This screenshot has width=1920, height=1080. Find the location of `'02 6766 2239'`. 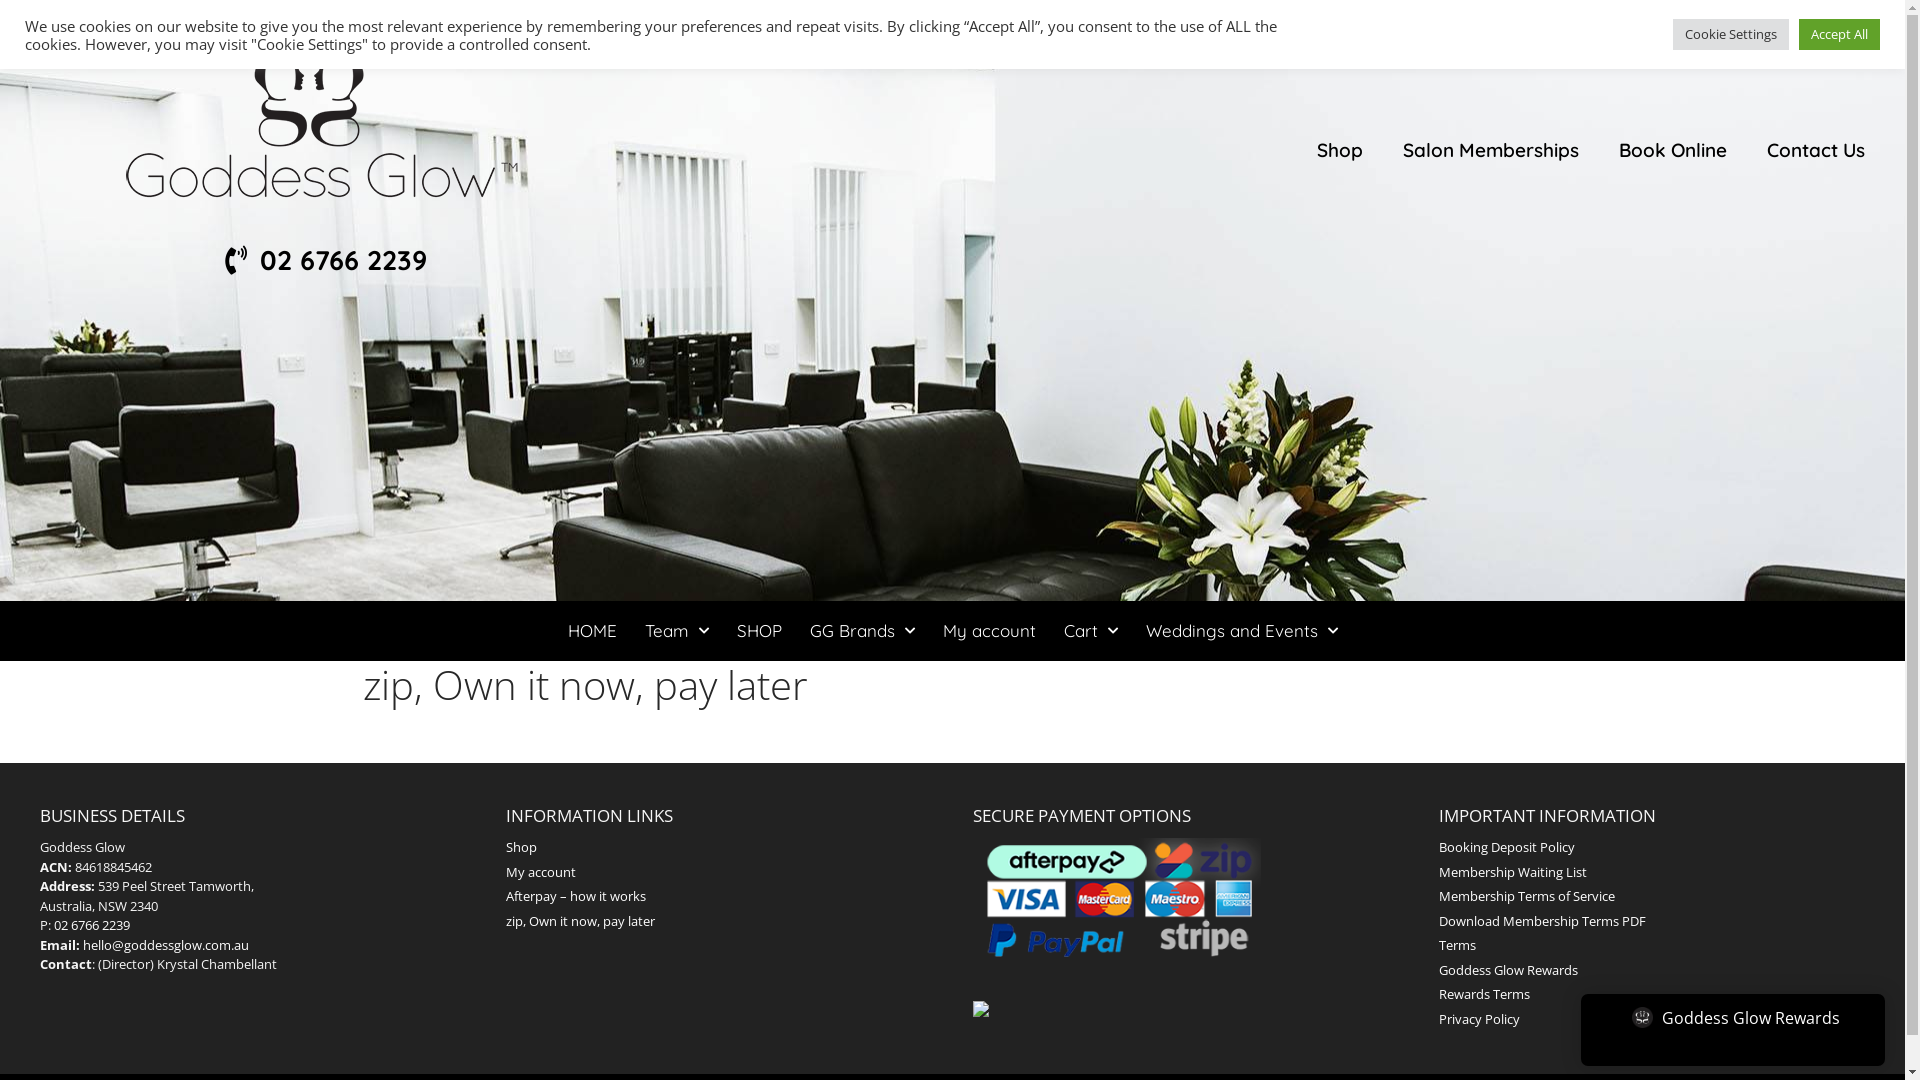

'02 6766 2239' is located at coordinates (322, 259).